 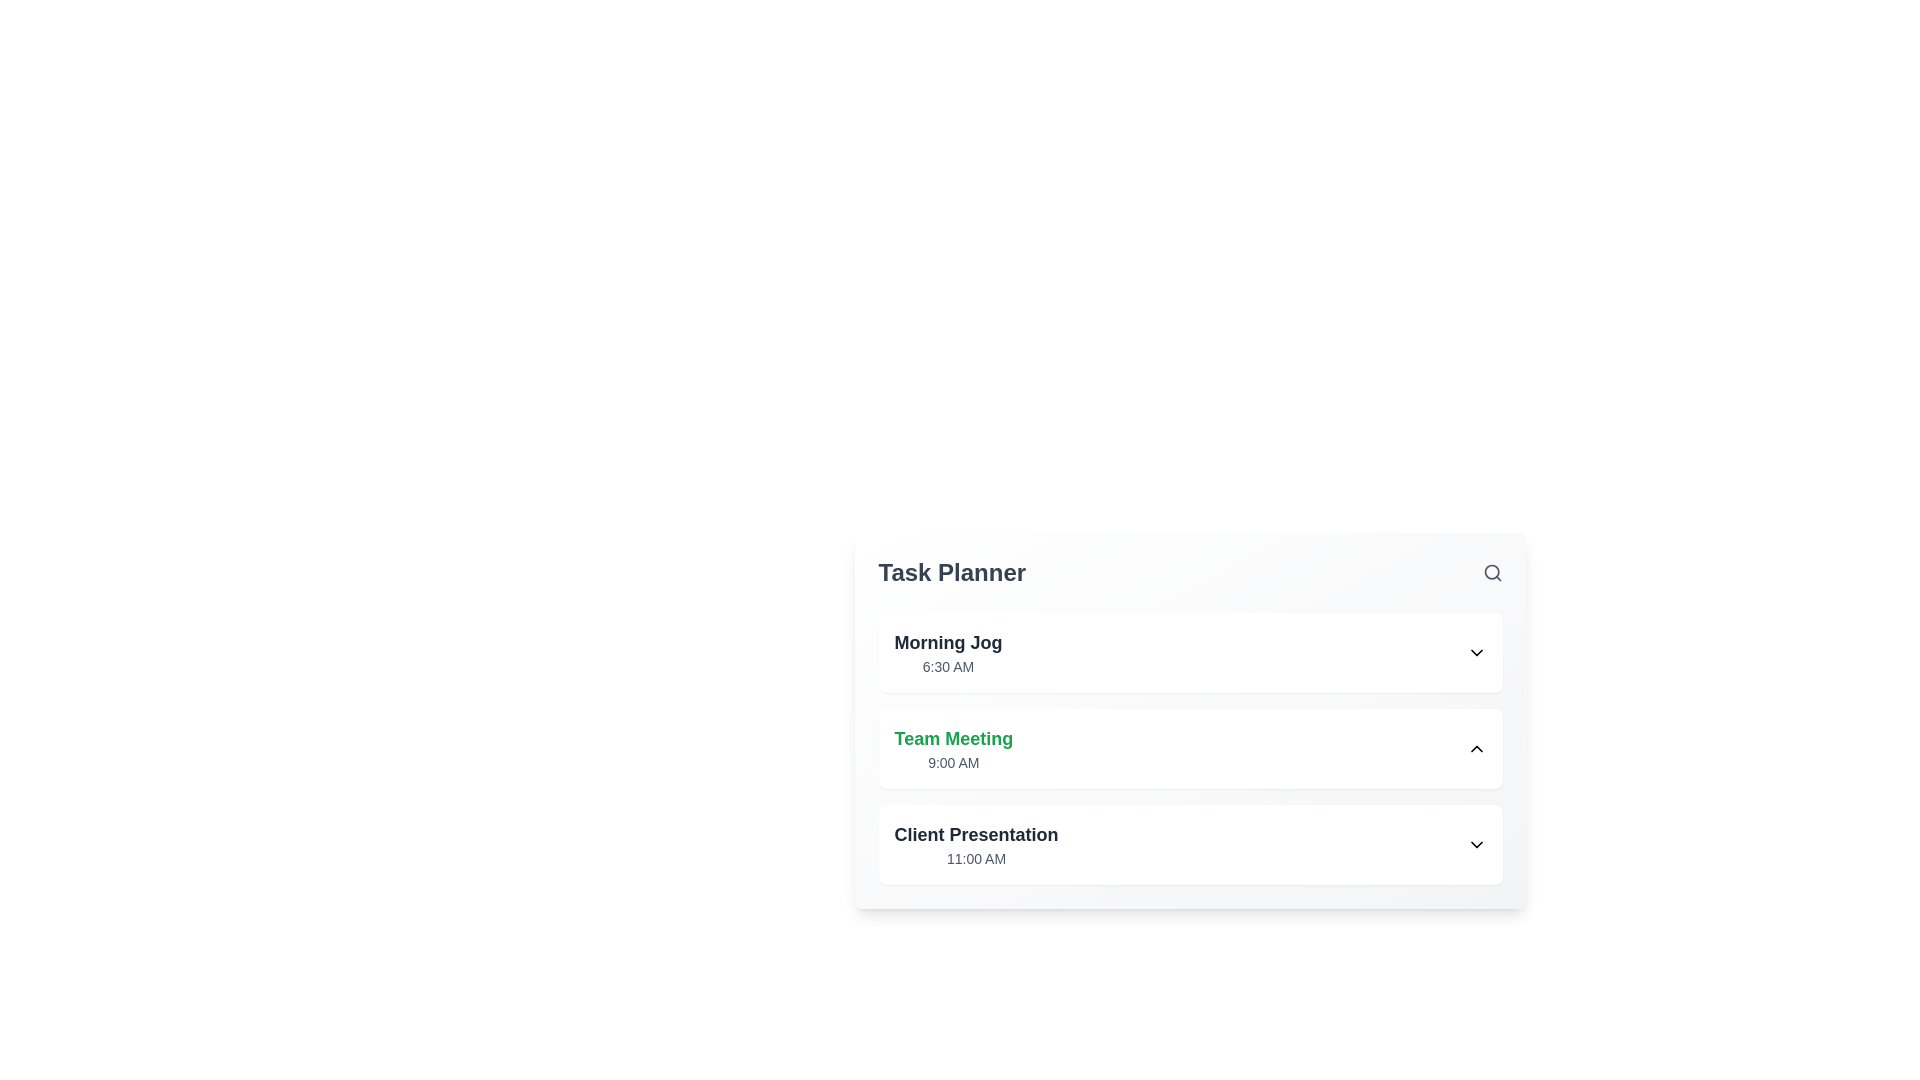 I want to click on the icon-based button located at the far right of the 'Morning Jog 6:30 AM' row, so click(x=1476, y=652).